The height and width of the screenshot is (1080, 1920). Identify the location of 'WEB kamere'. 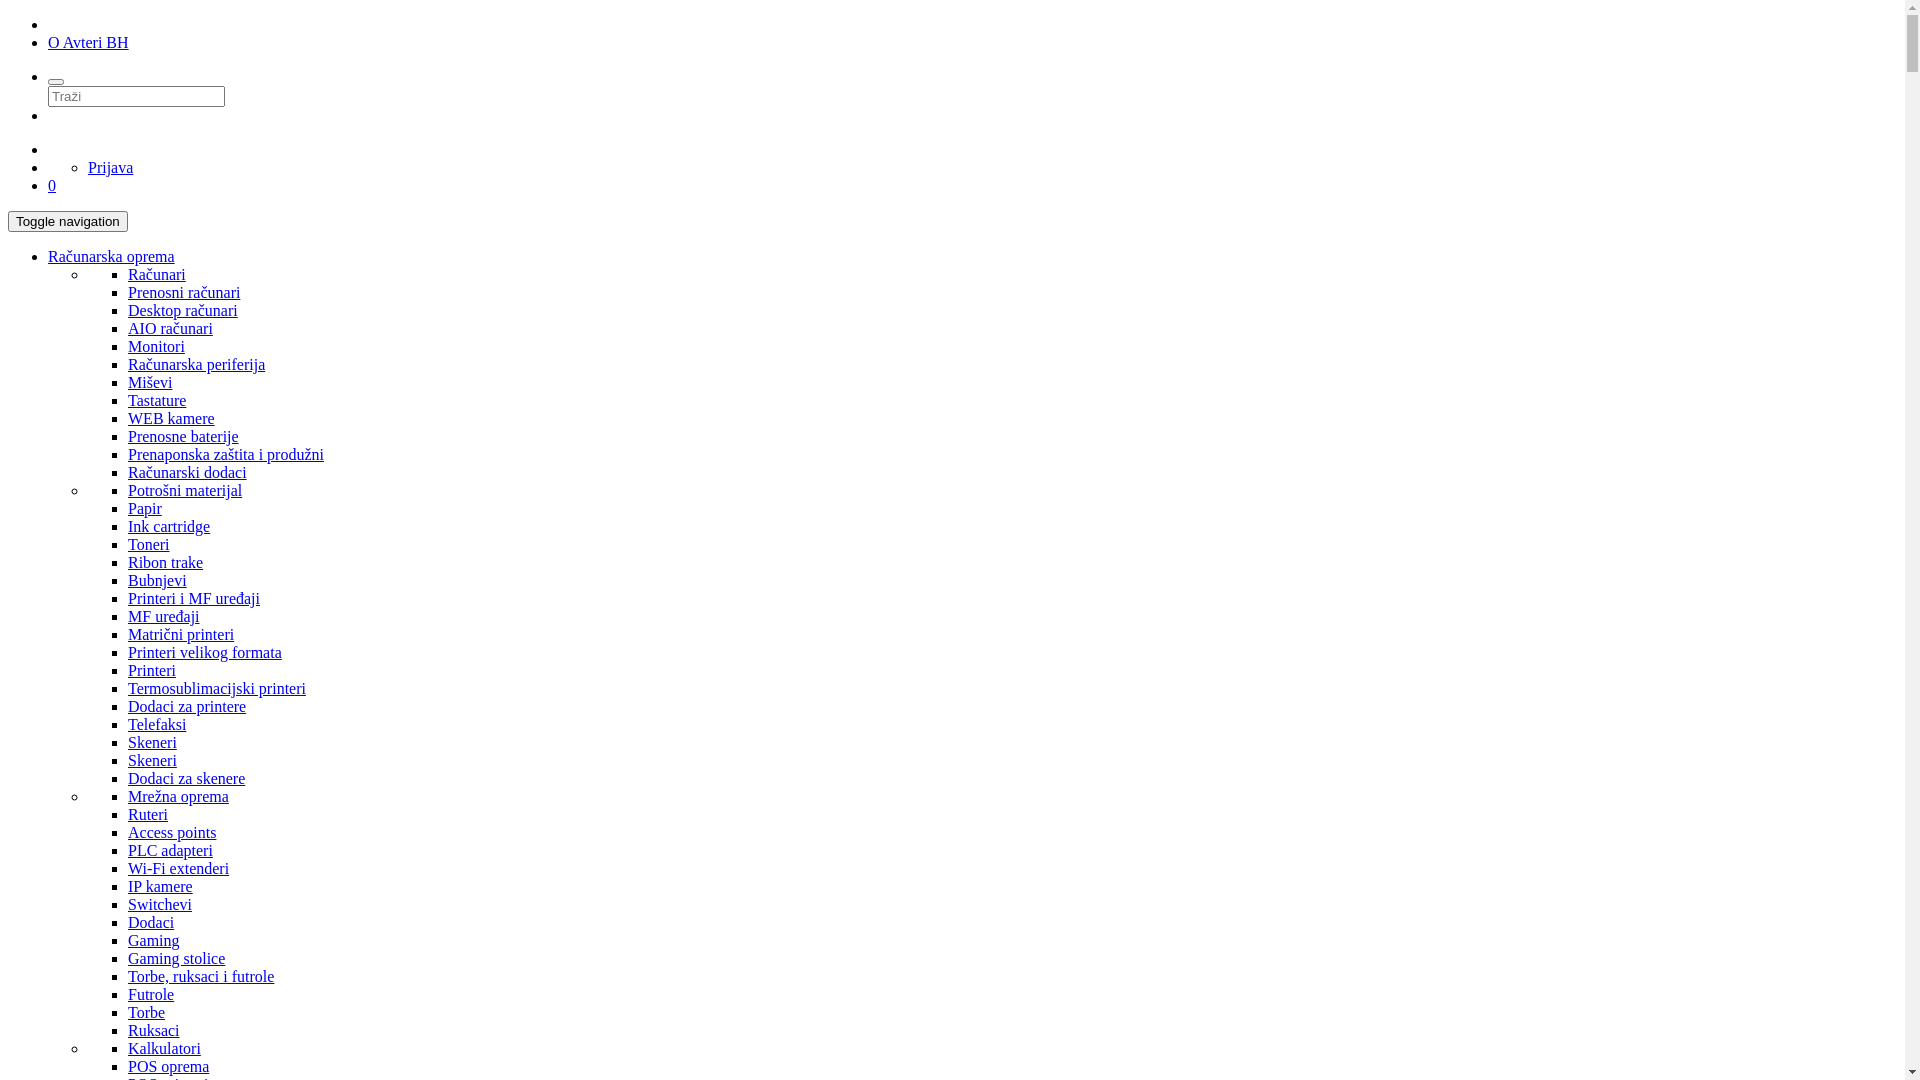
(171, 417).